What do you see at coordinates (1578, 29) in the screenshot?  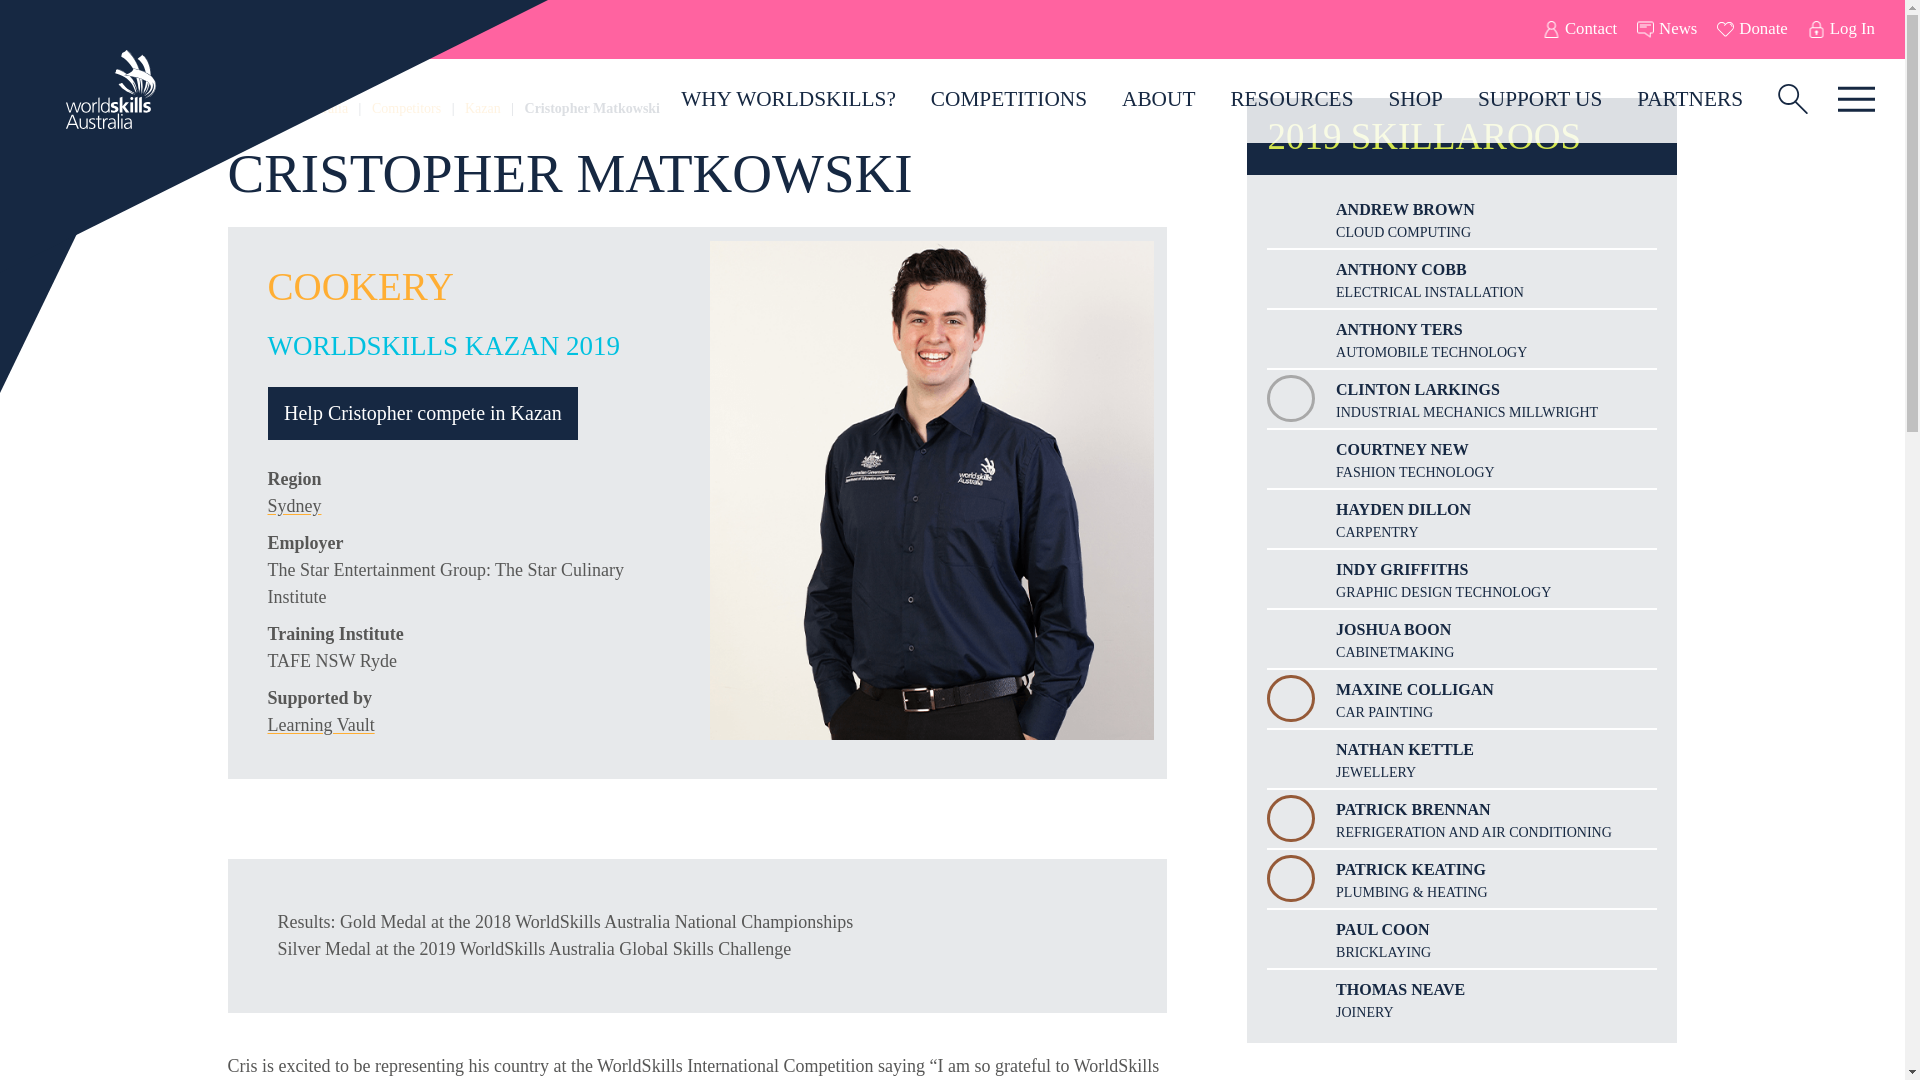 I see `'Contact'` at bounding box center [1578, 29].